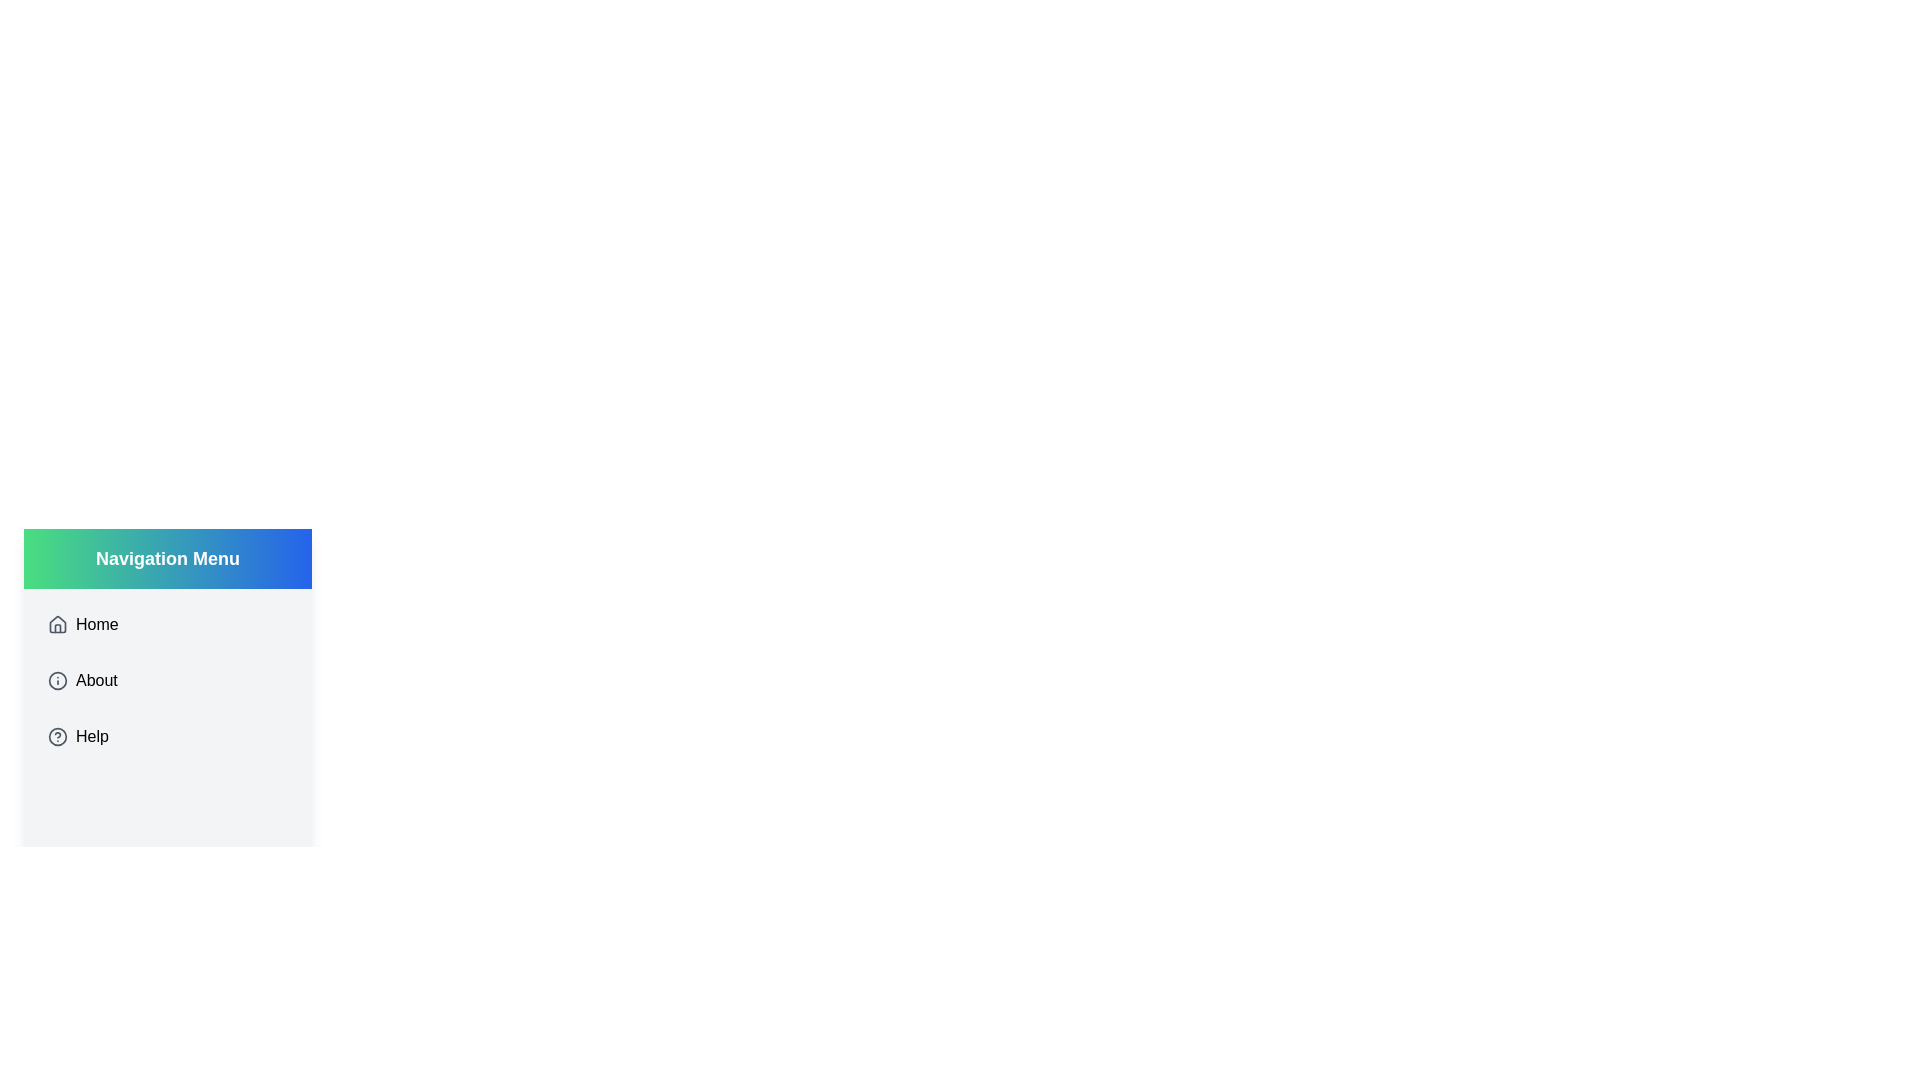 The width and height of the screenshot is (1920, 1080). Describe the element at coordinates (57, 680) in the screenshot. I see `the 'About' icon in the navigation menu, which is located to the immediate left of the text label 'About'` at that location.